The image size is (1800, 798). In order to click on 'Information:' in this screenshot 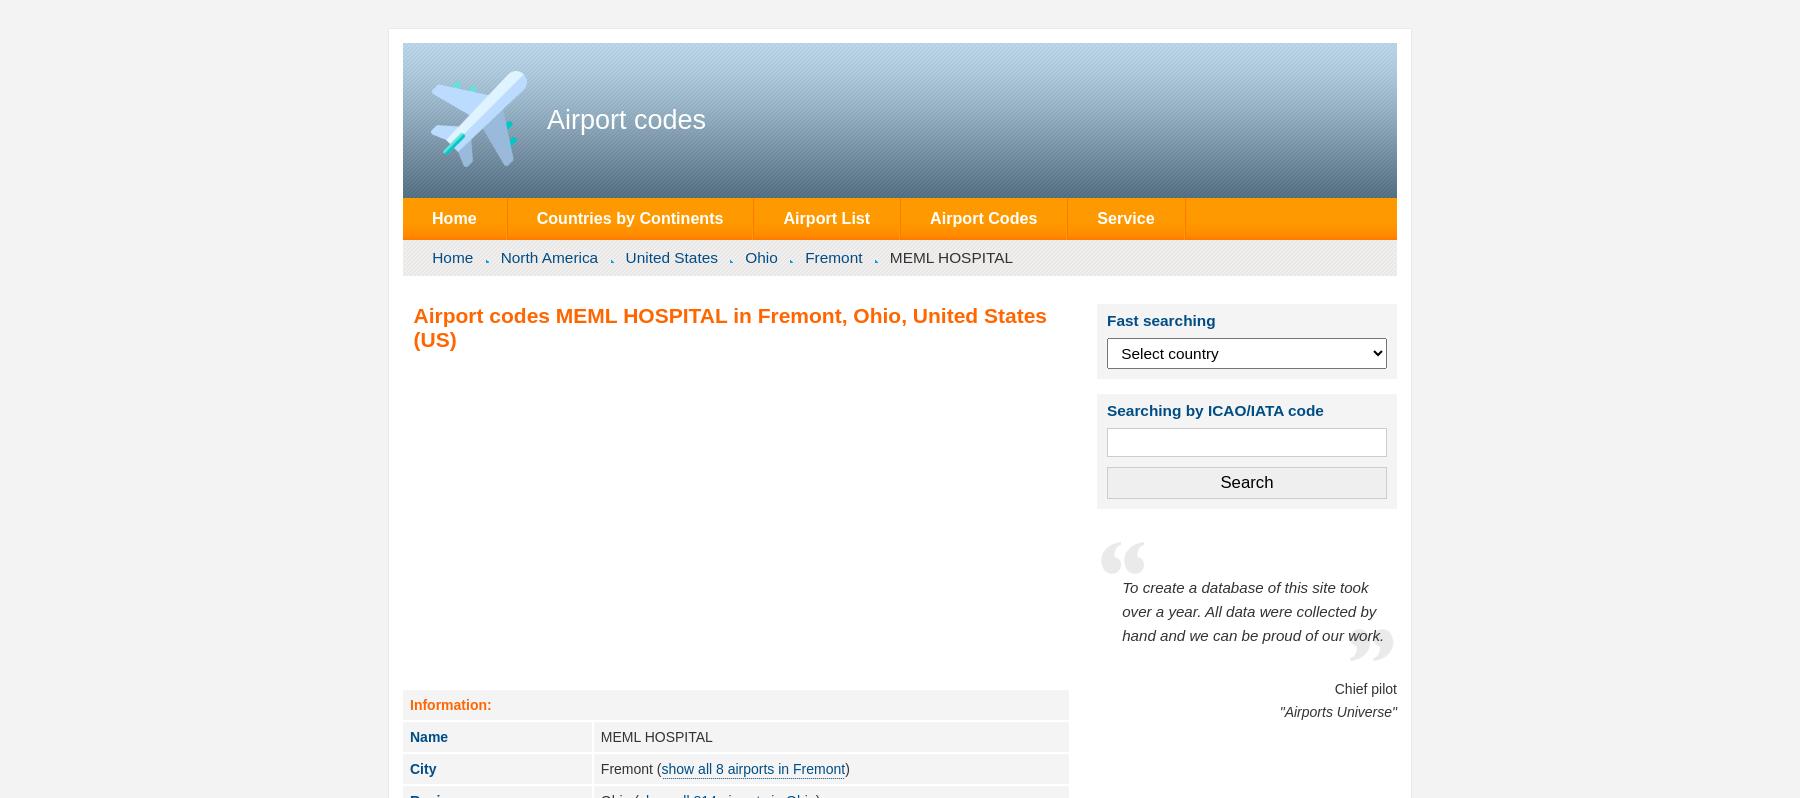, I will do `click(410, 704)`.